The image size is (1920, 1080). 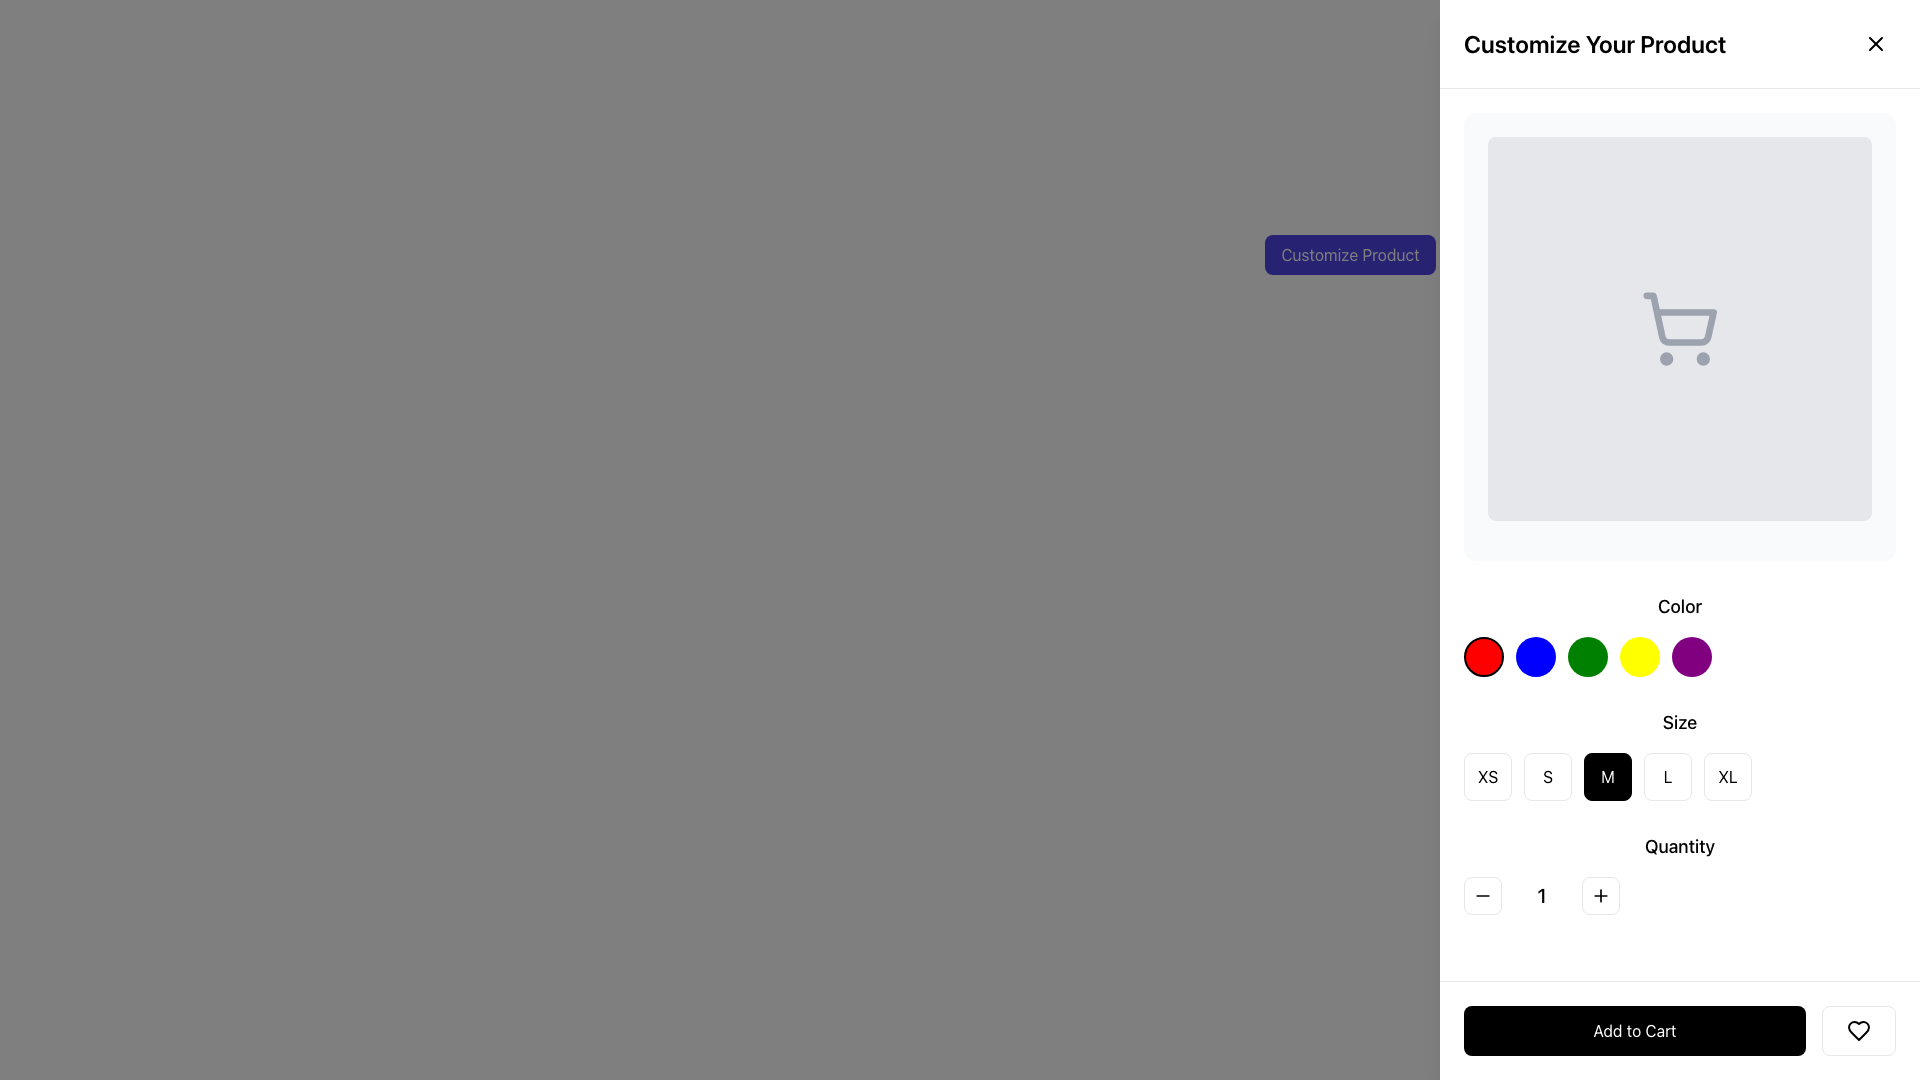 What do you see at coordinates (1857, 1030) in the screenshot?
I see `the heart icon button located at the bottom-right of the interface to observe the hover effect` at bounding box center [1857, 1030].